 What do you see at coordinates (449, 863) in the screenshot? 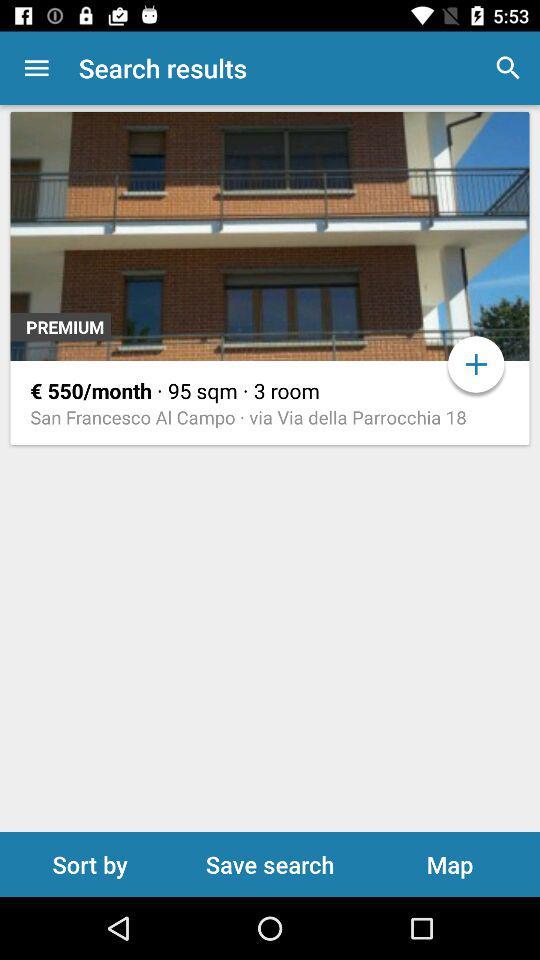
I see `the map` at bounding box center [449, 863].